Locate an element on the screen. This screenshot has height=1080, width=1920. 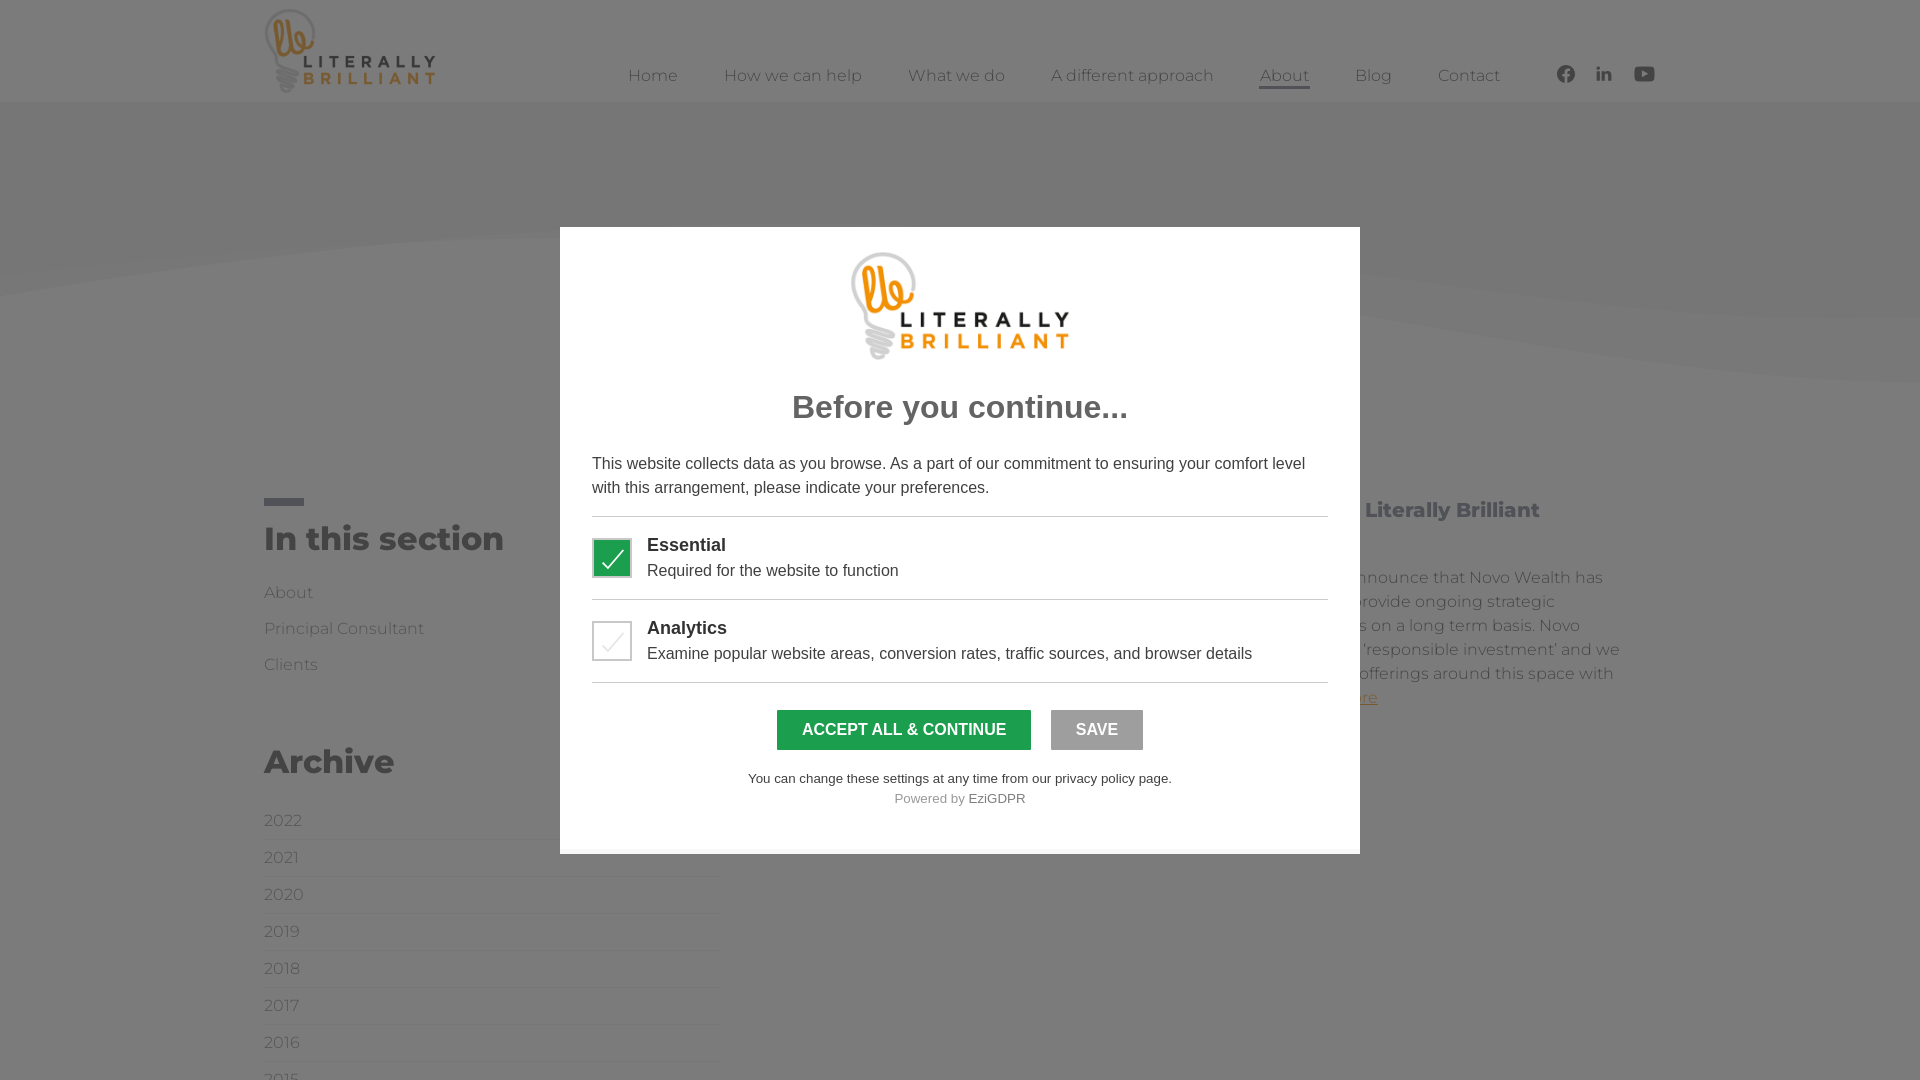
'2017' is located at coordinates (280, 1006).